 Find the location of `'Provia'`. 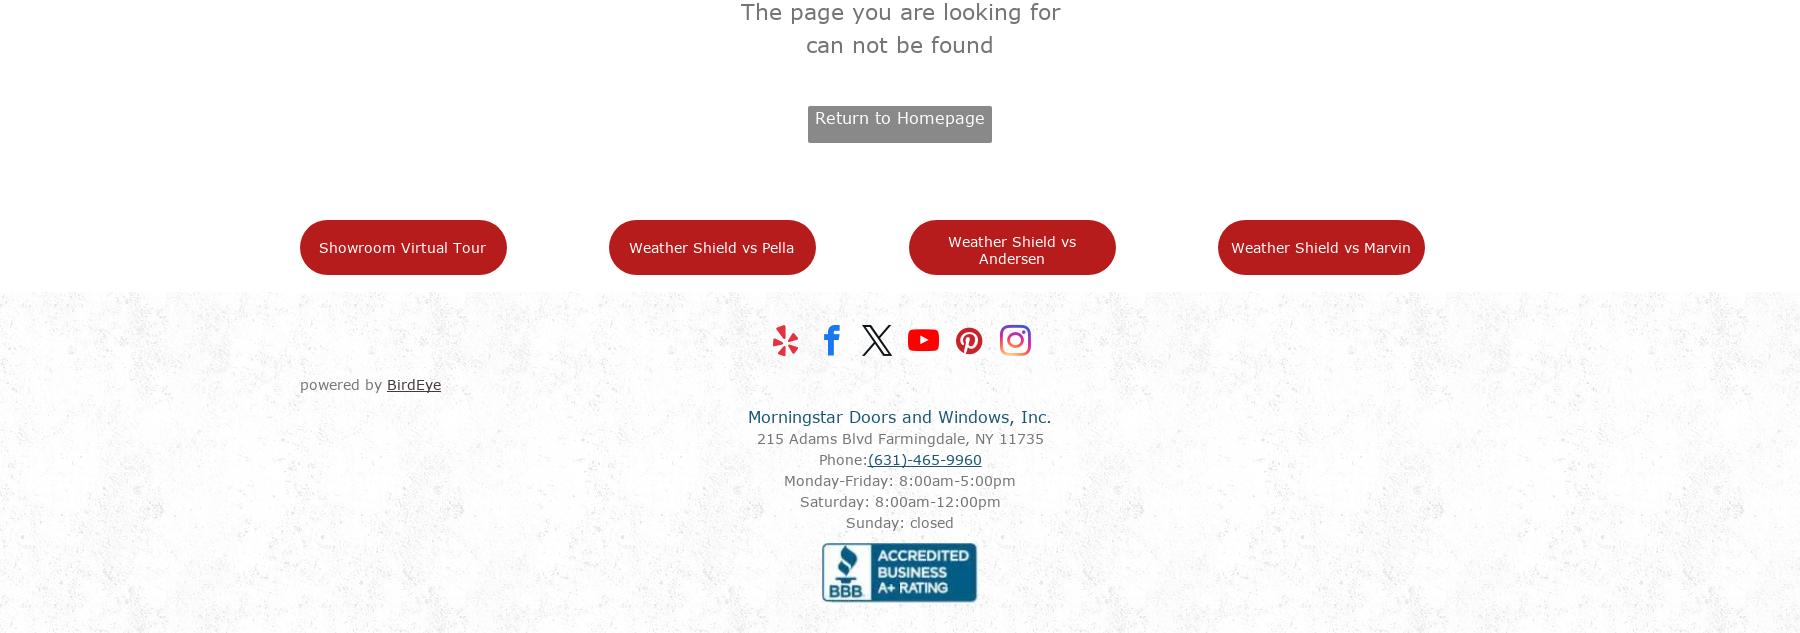

'Provia' is located at coordinates (1056, 556).